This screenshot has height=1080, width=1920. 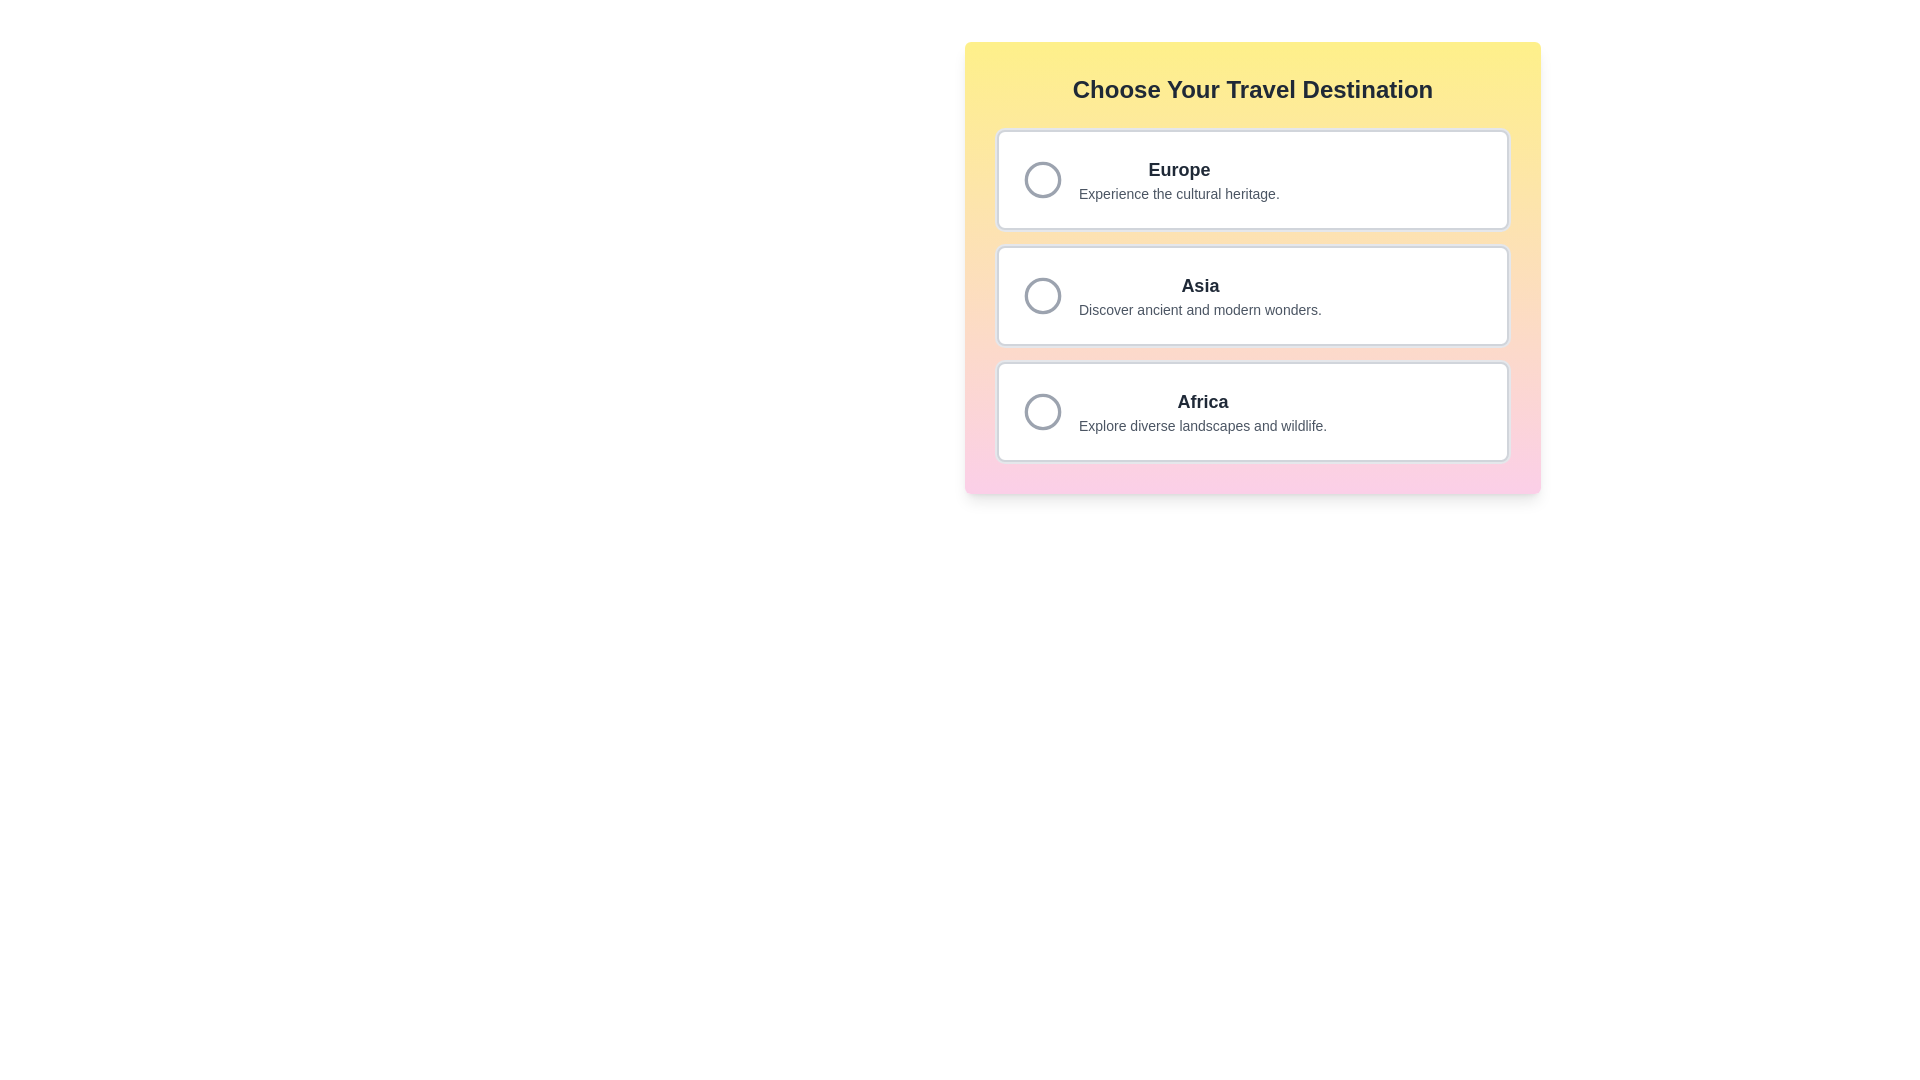 What do you see at coordinates (1041, 180) in the screenshot?
I see `the circular radio button for the 'Europe' option` at bounding box center [1041, 180].